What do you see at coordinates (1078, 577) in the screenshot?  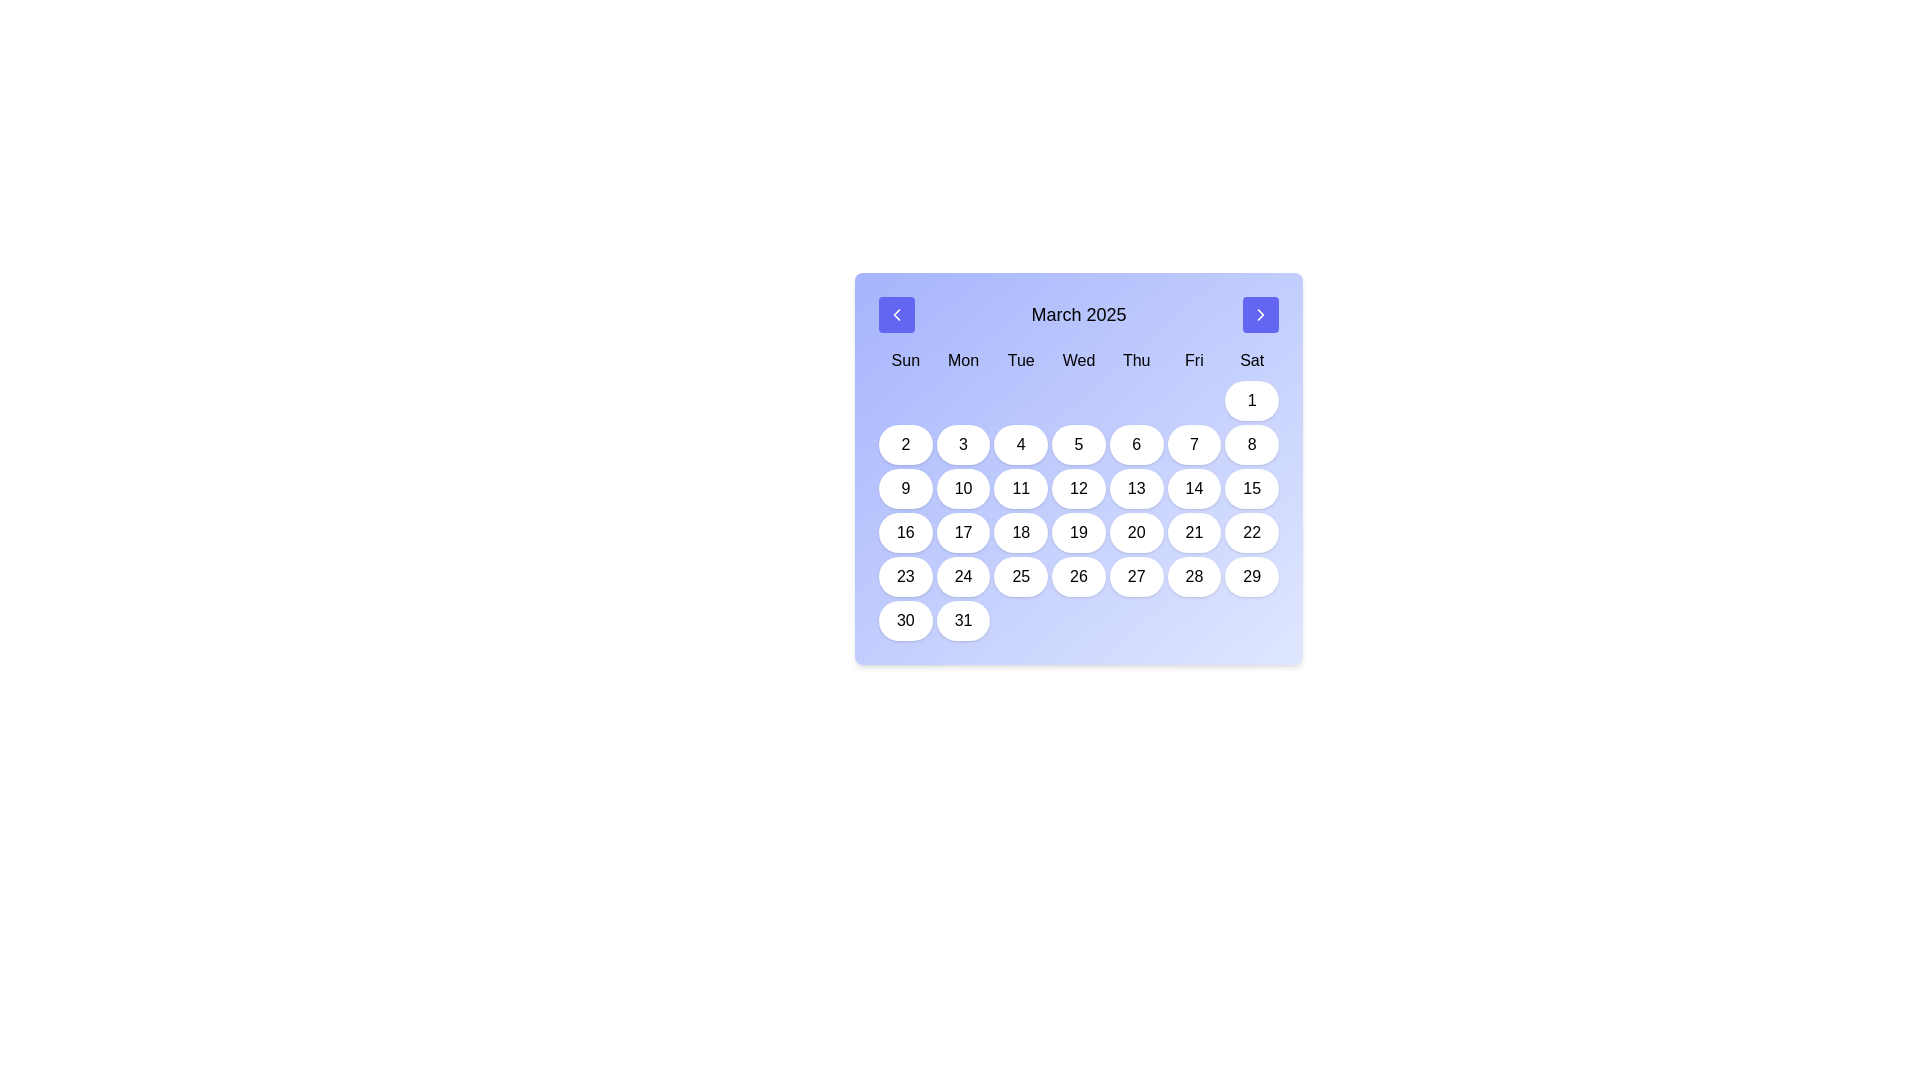 I see `the circular button with a white background and the number '26' in black text` at bounding box center [1078, 577].